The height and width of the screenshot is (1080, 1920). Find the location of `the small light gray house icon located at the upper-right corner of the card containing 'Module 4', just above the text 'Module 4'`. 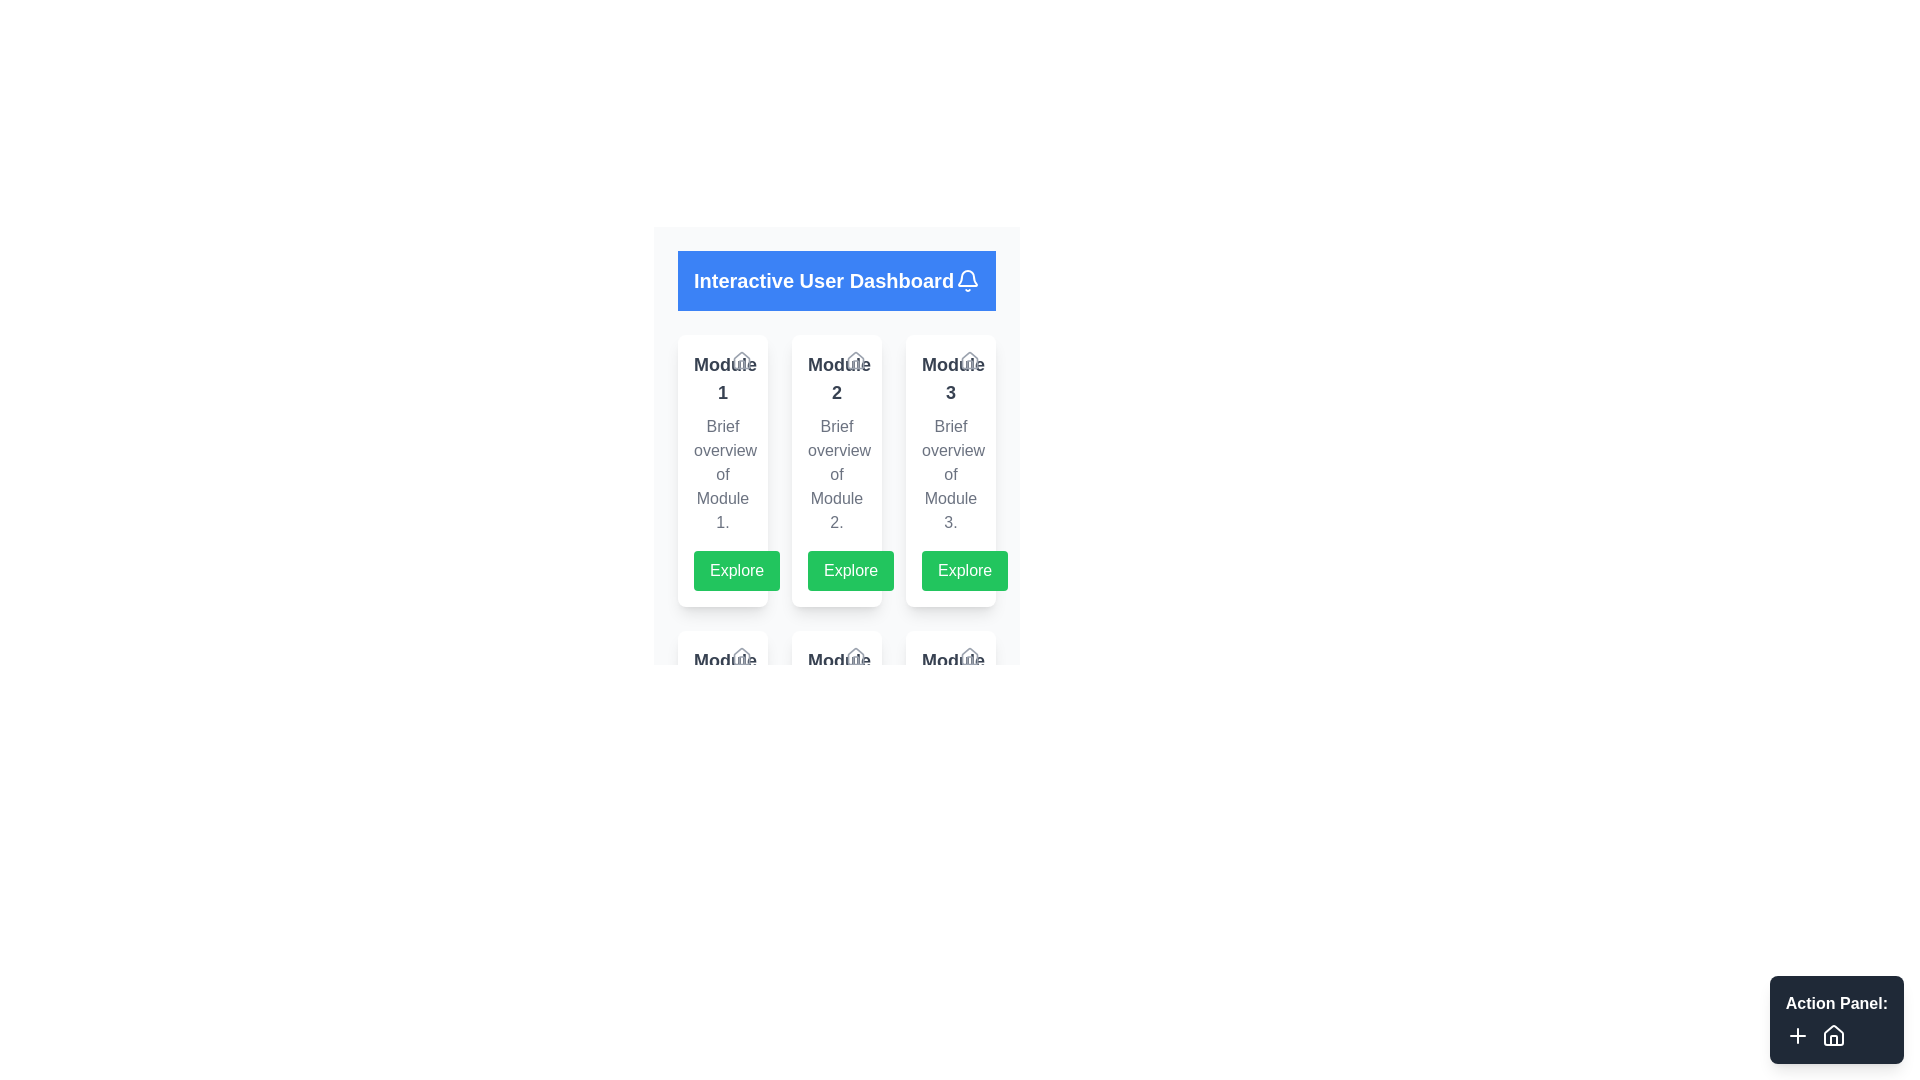

the small light gray house icon located at the upper-right corner of the card containing 'Module 4', just above the text 'Module 4' is located at coordinates (741, 656).